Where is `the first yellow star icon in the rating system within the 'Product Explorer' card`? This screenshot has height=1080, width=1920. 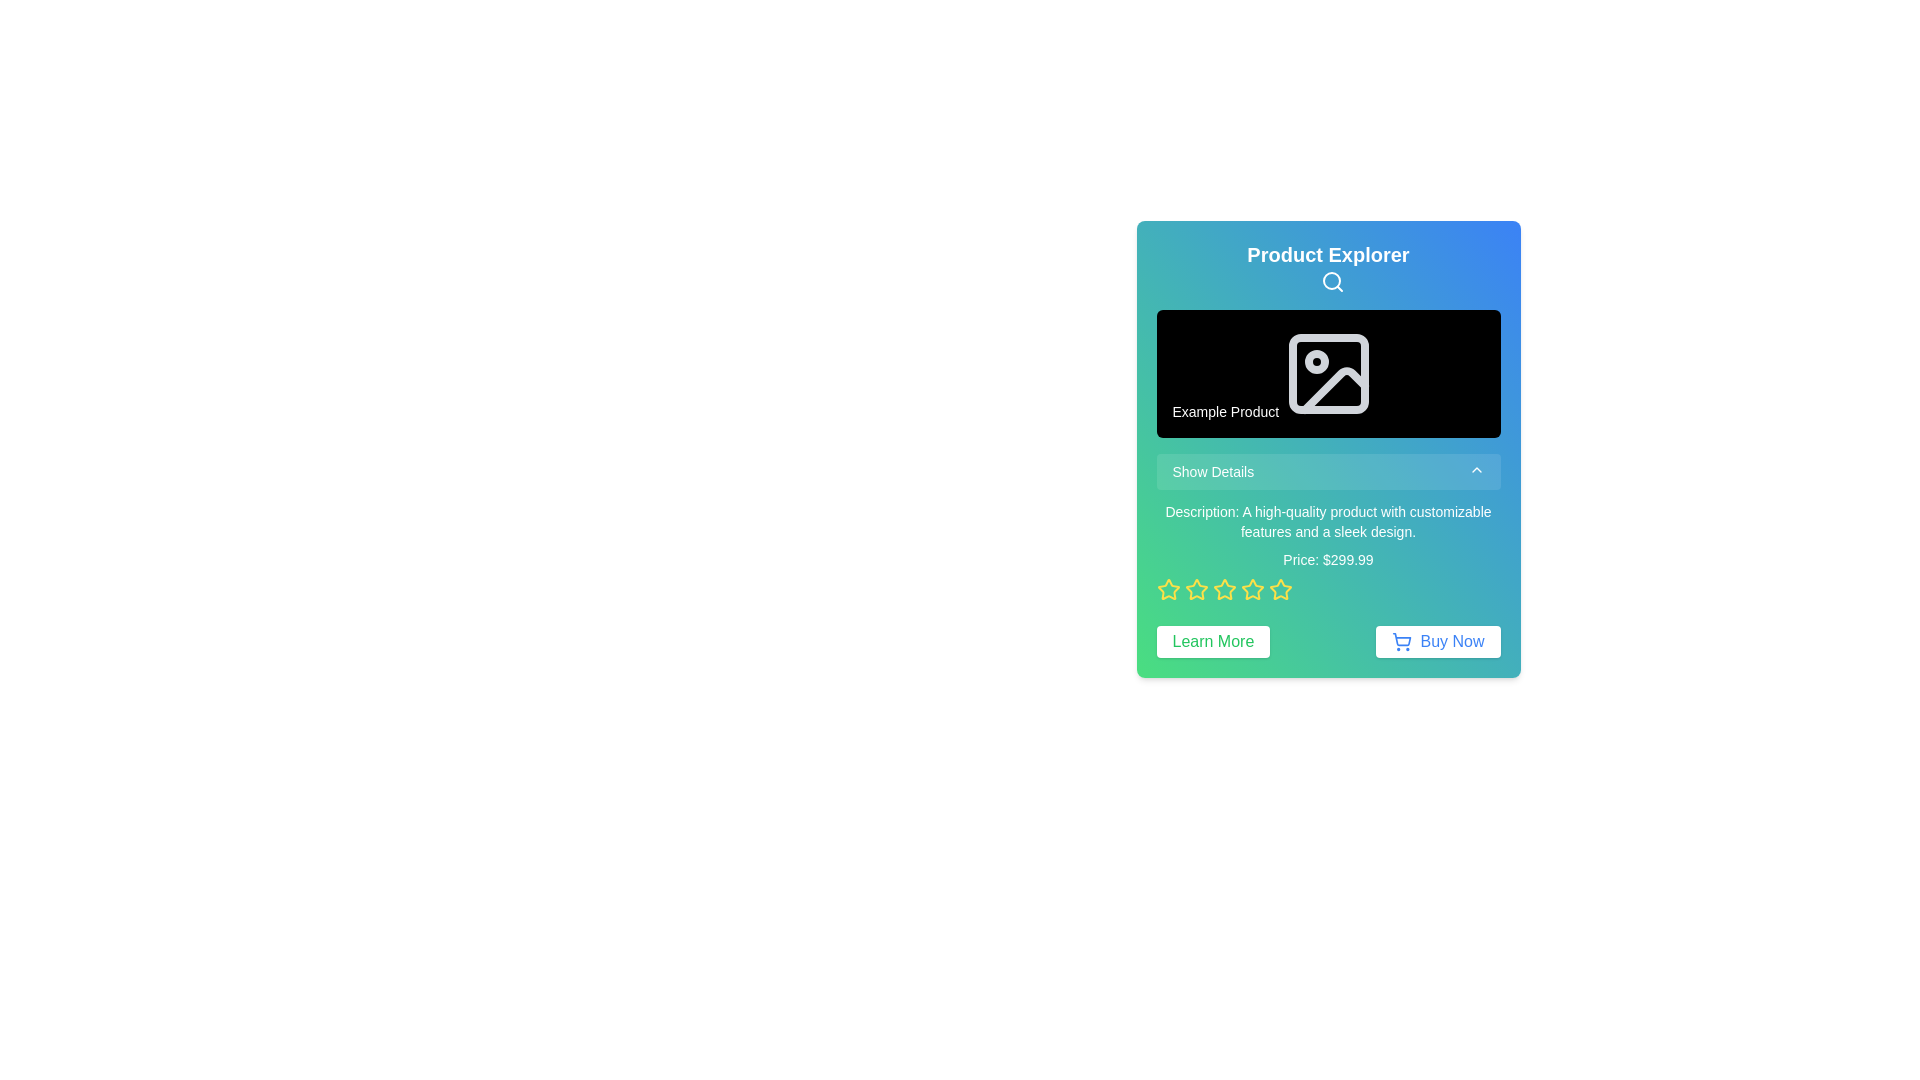
the first yellow star icon in the rating system within the 'Product Explorer' card is located at coordinates (1196, 588).